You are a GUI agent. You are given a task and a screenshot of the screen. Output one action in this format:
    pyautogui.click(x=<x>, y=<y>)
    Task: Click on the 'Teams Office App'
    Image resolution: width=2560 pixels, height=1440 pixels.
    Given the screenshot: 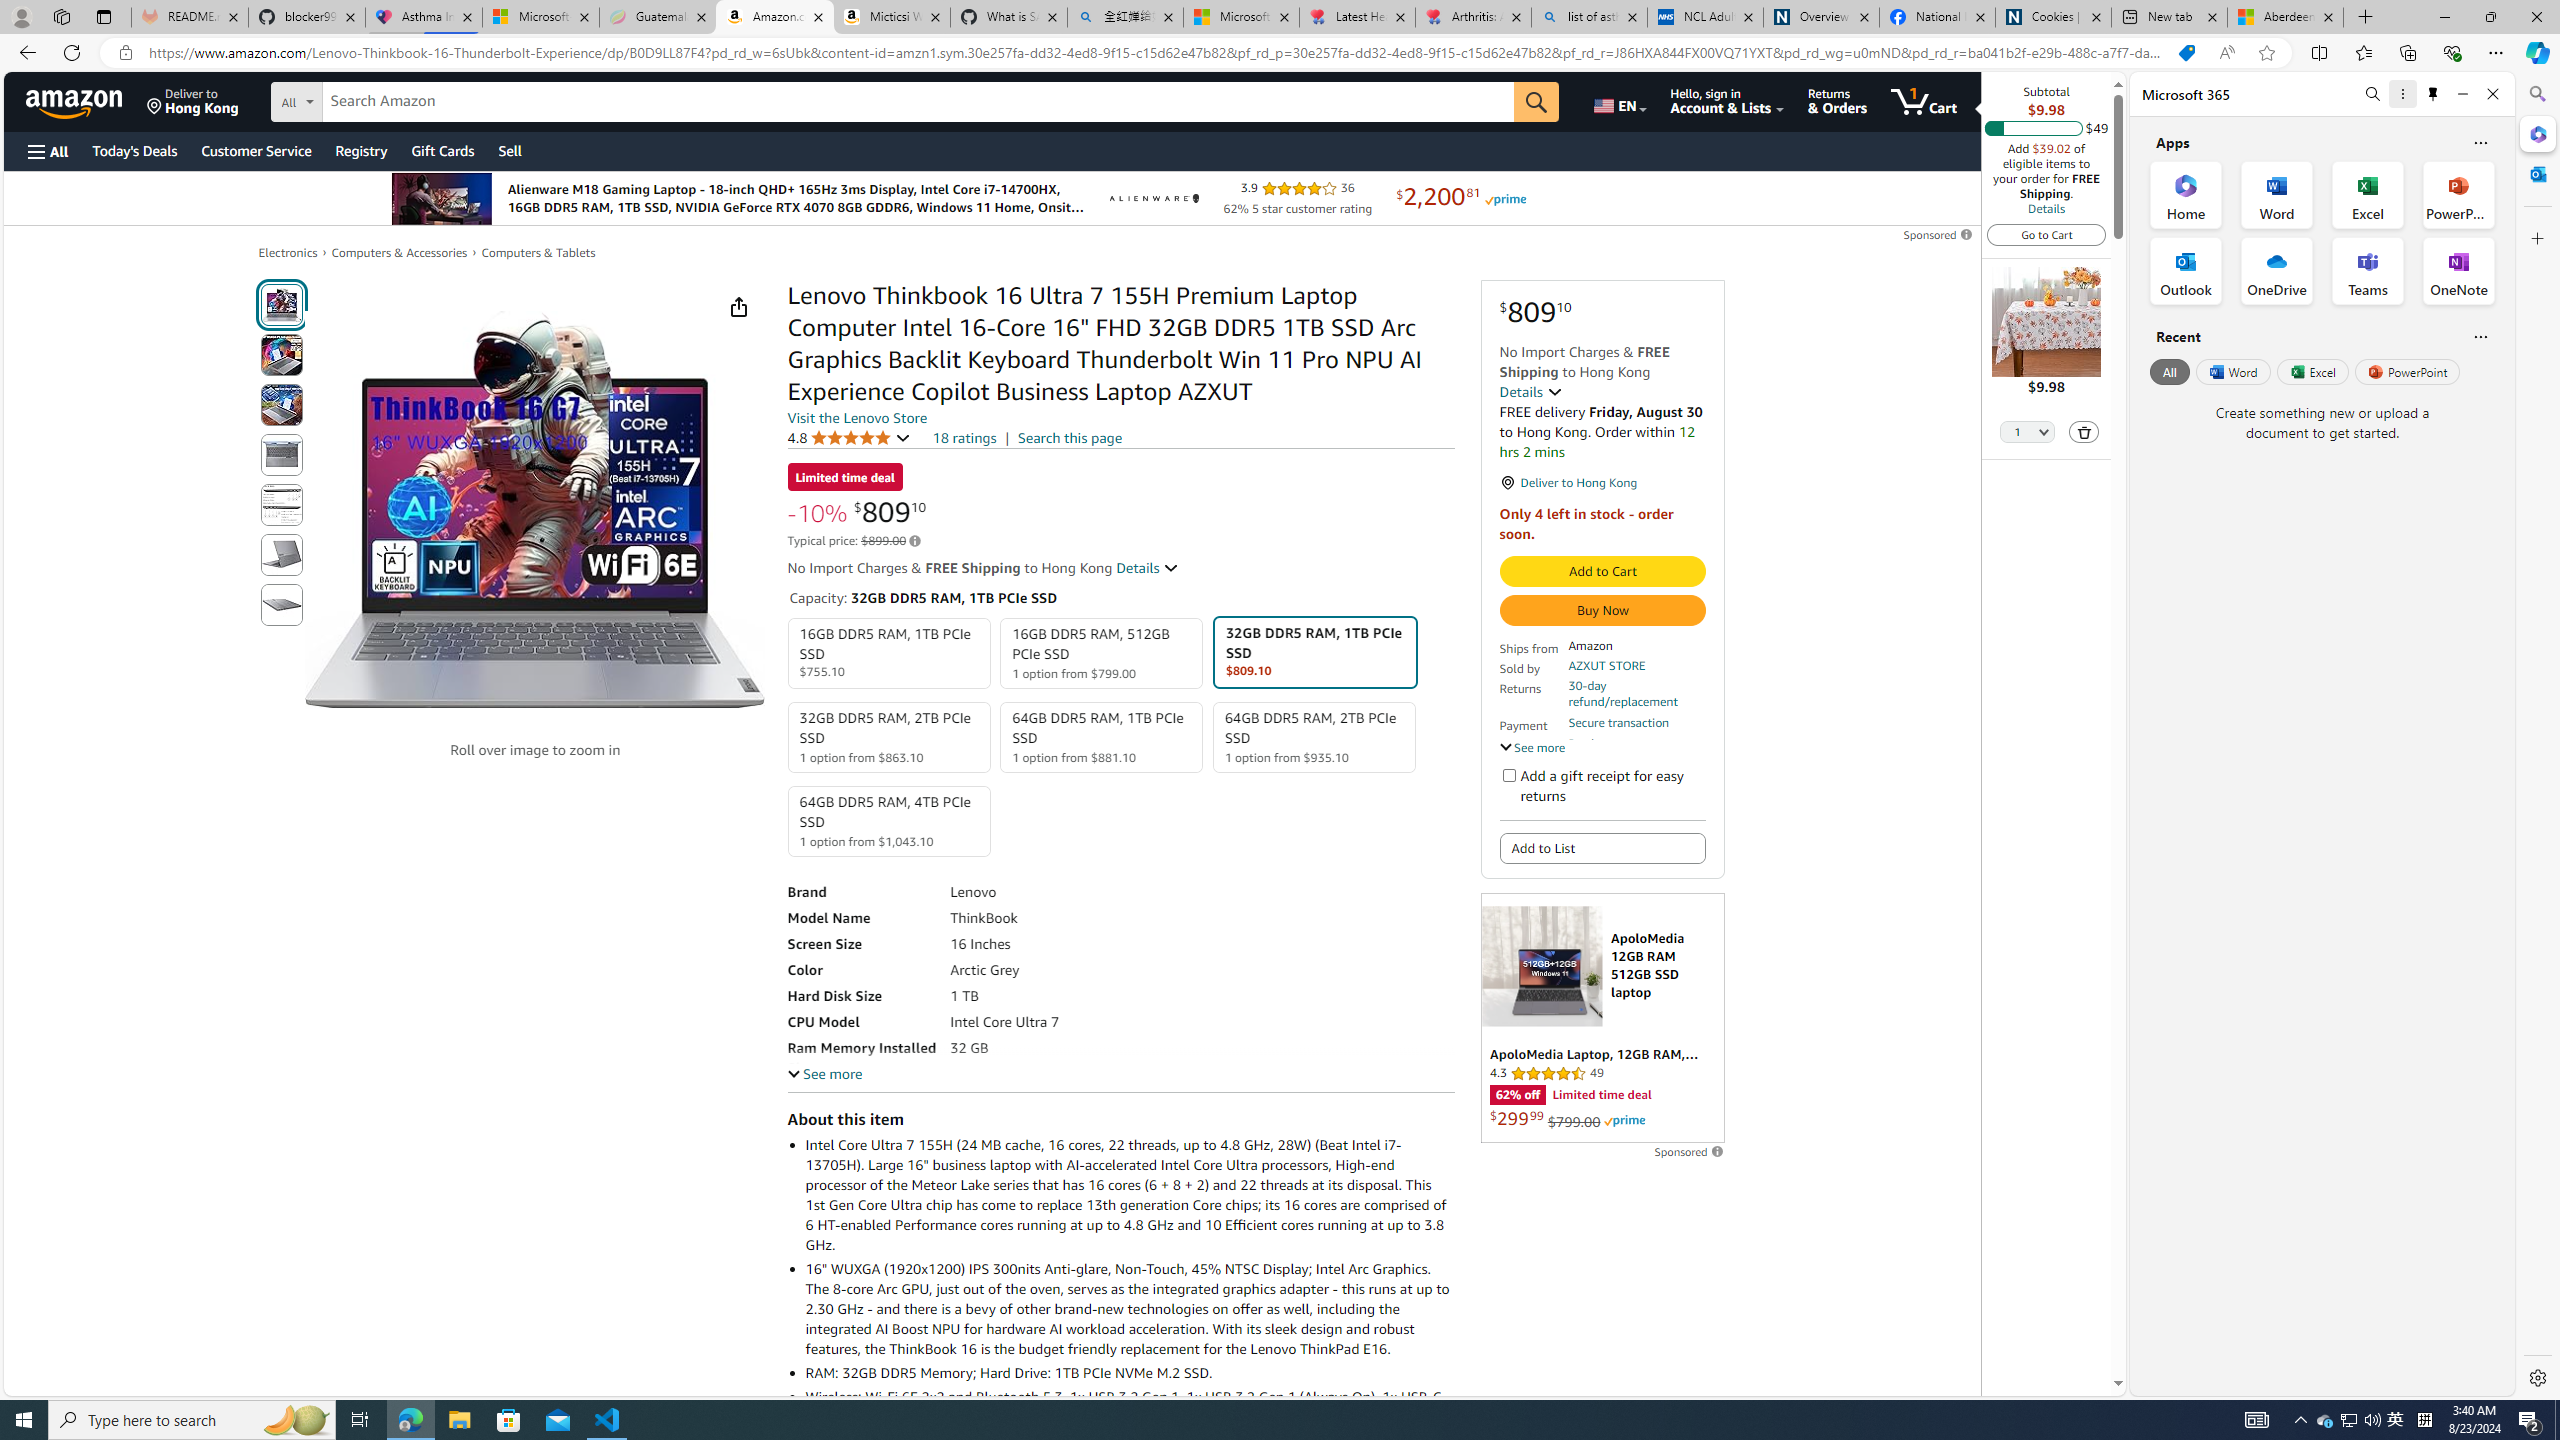 What is the action you would take?
    pyautogui.click(x=2368, y=271)
    